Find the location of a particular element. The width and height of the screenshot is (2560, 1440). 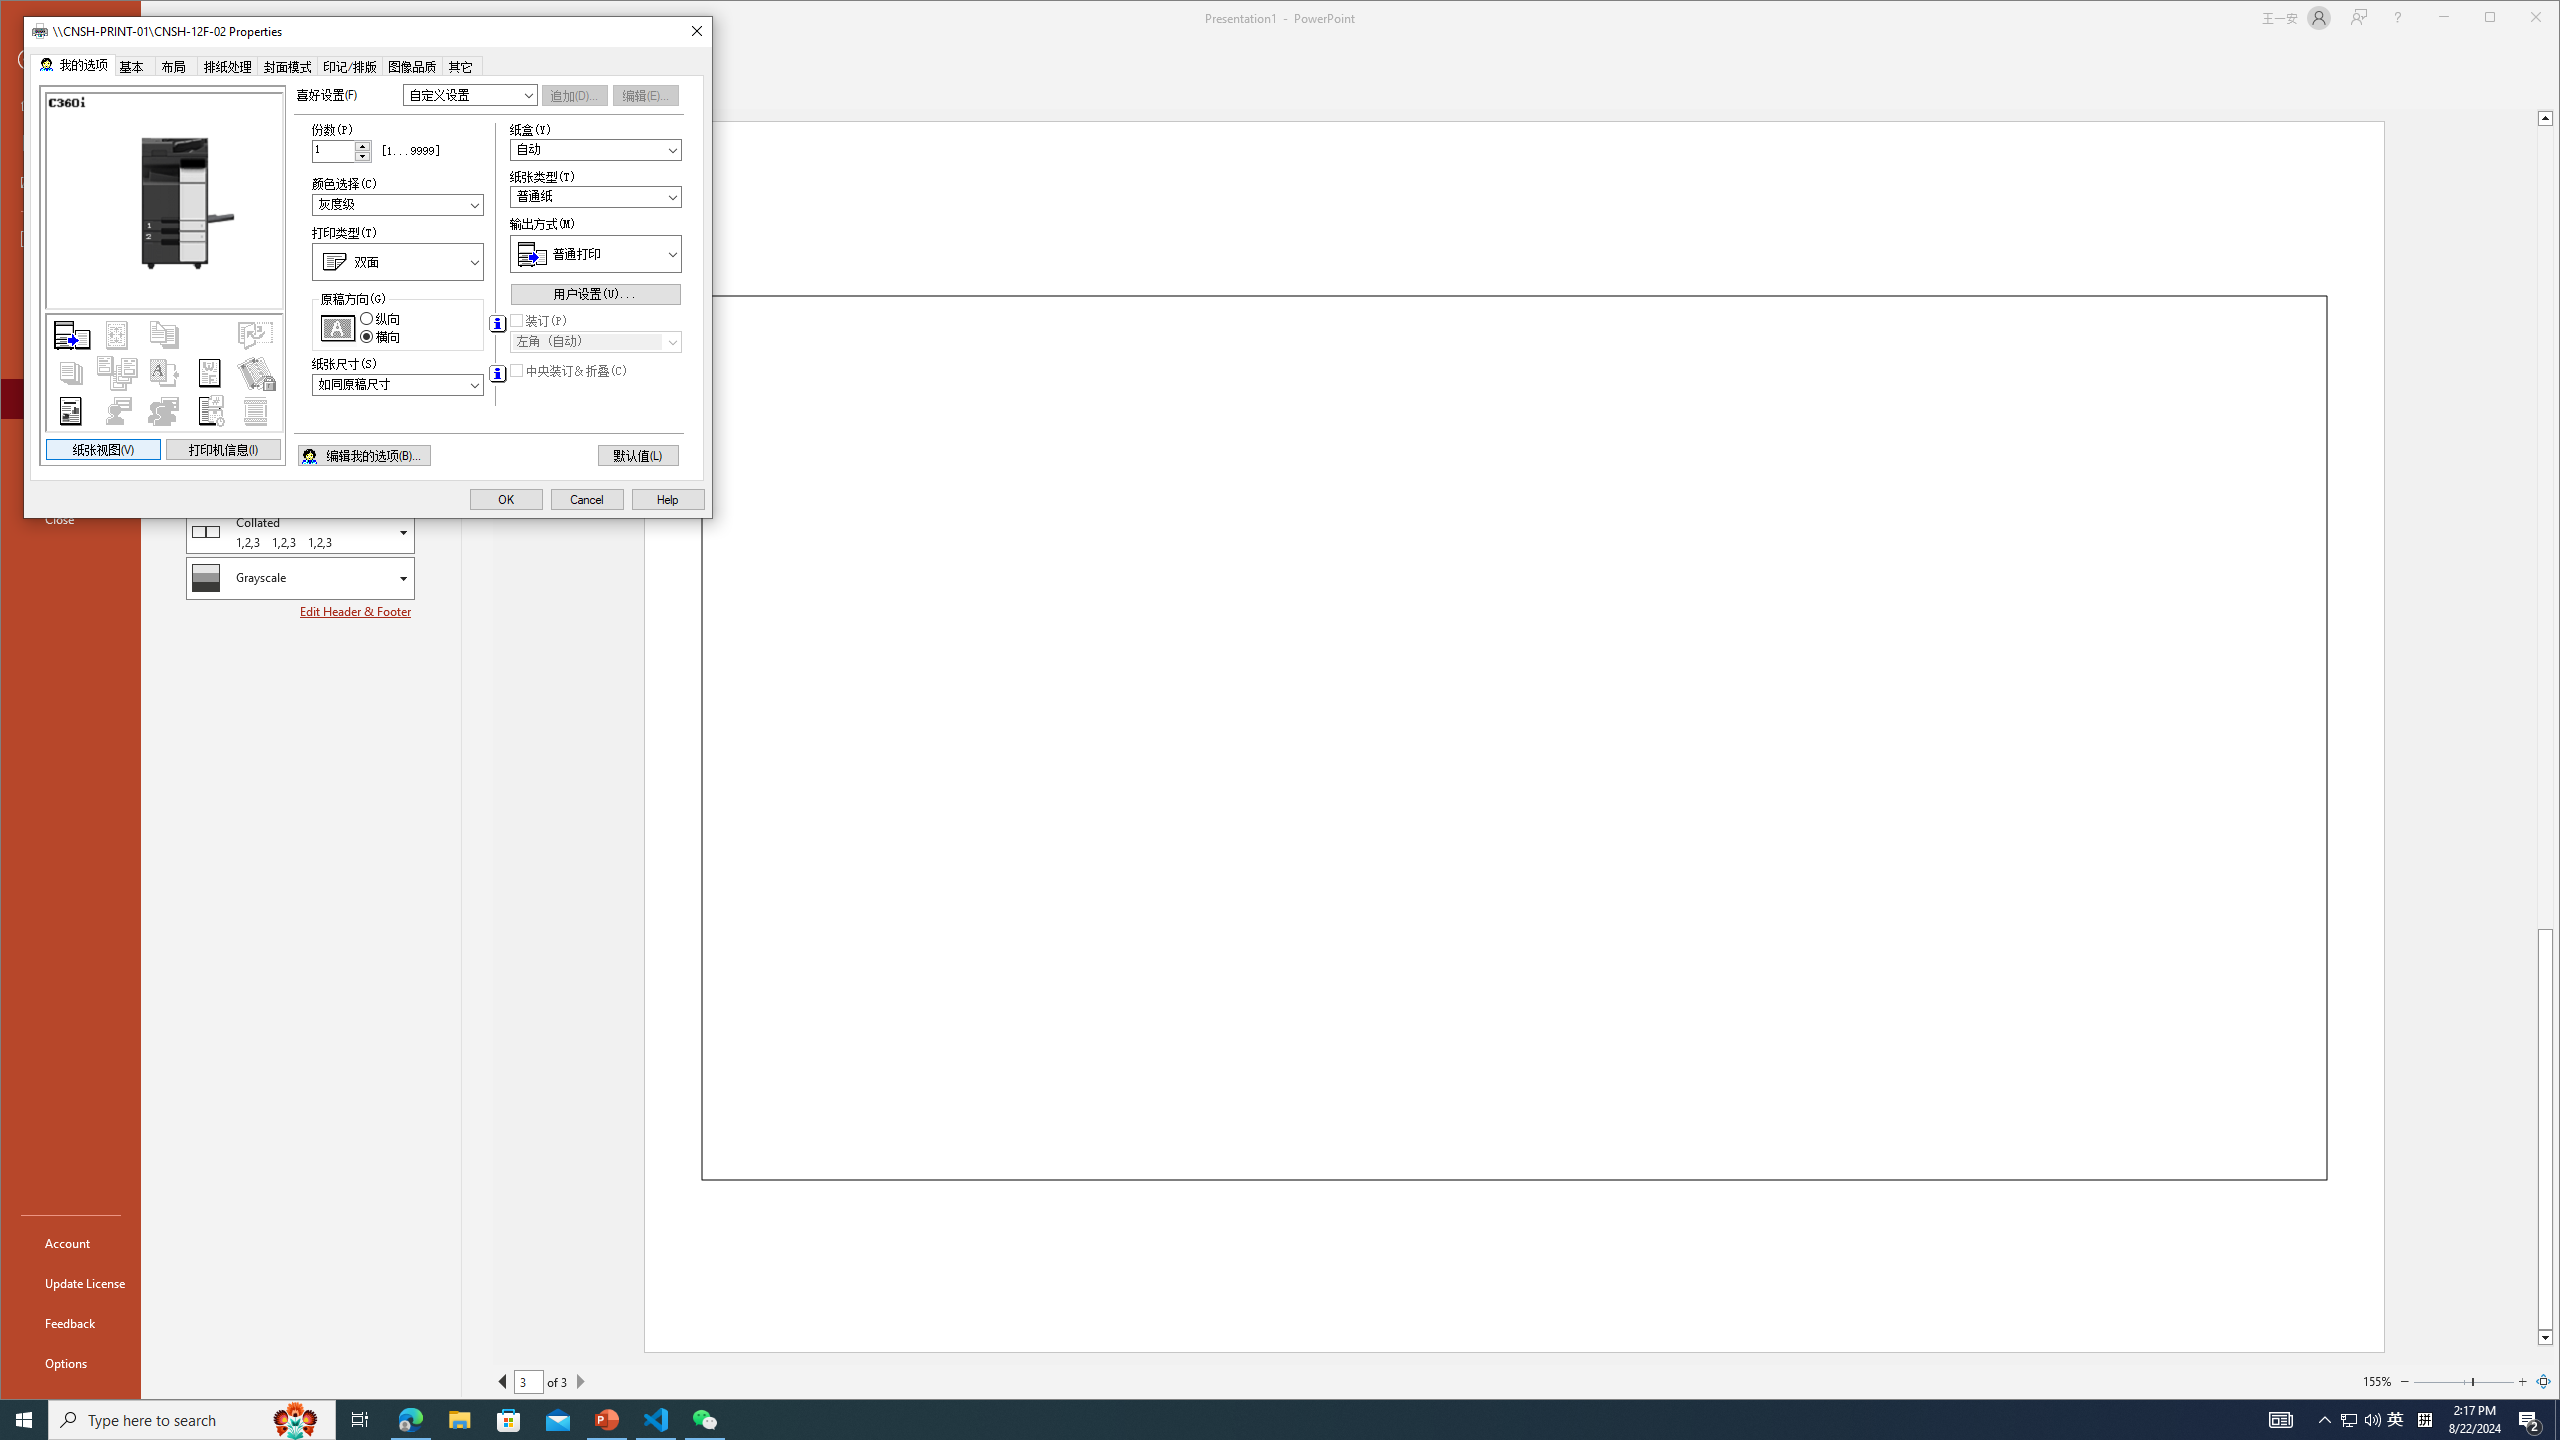

'WeChat - 1 running window' is located at coordinates (705, 1418).